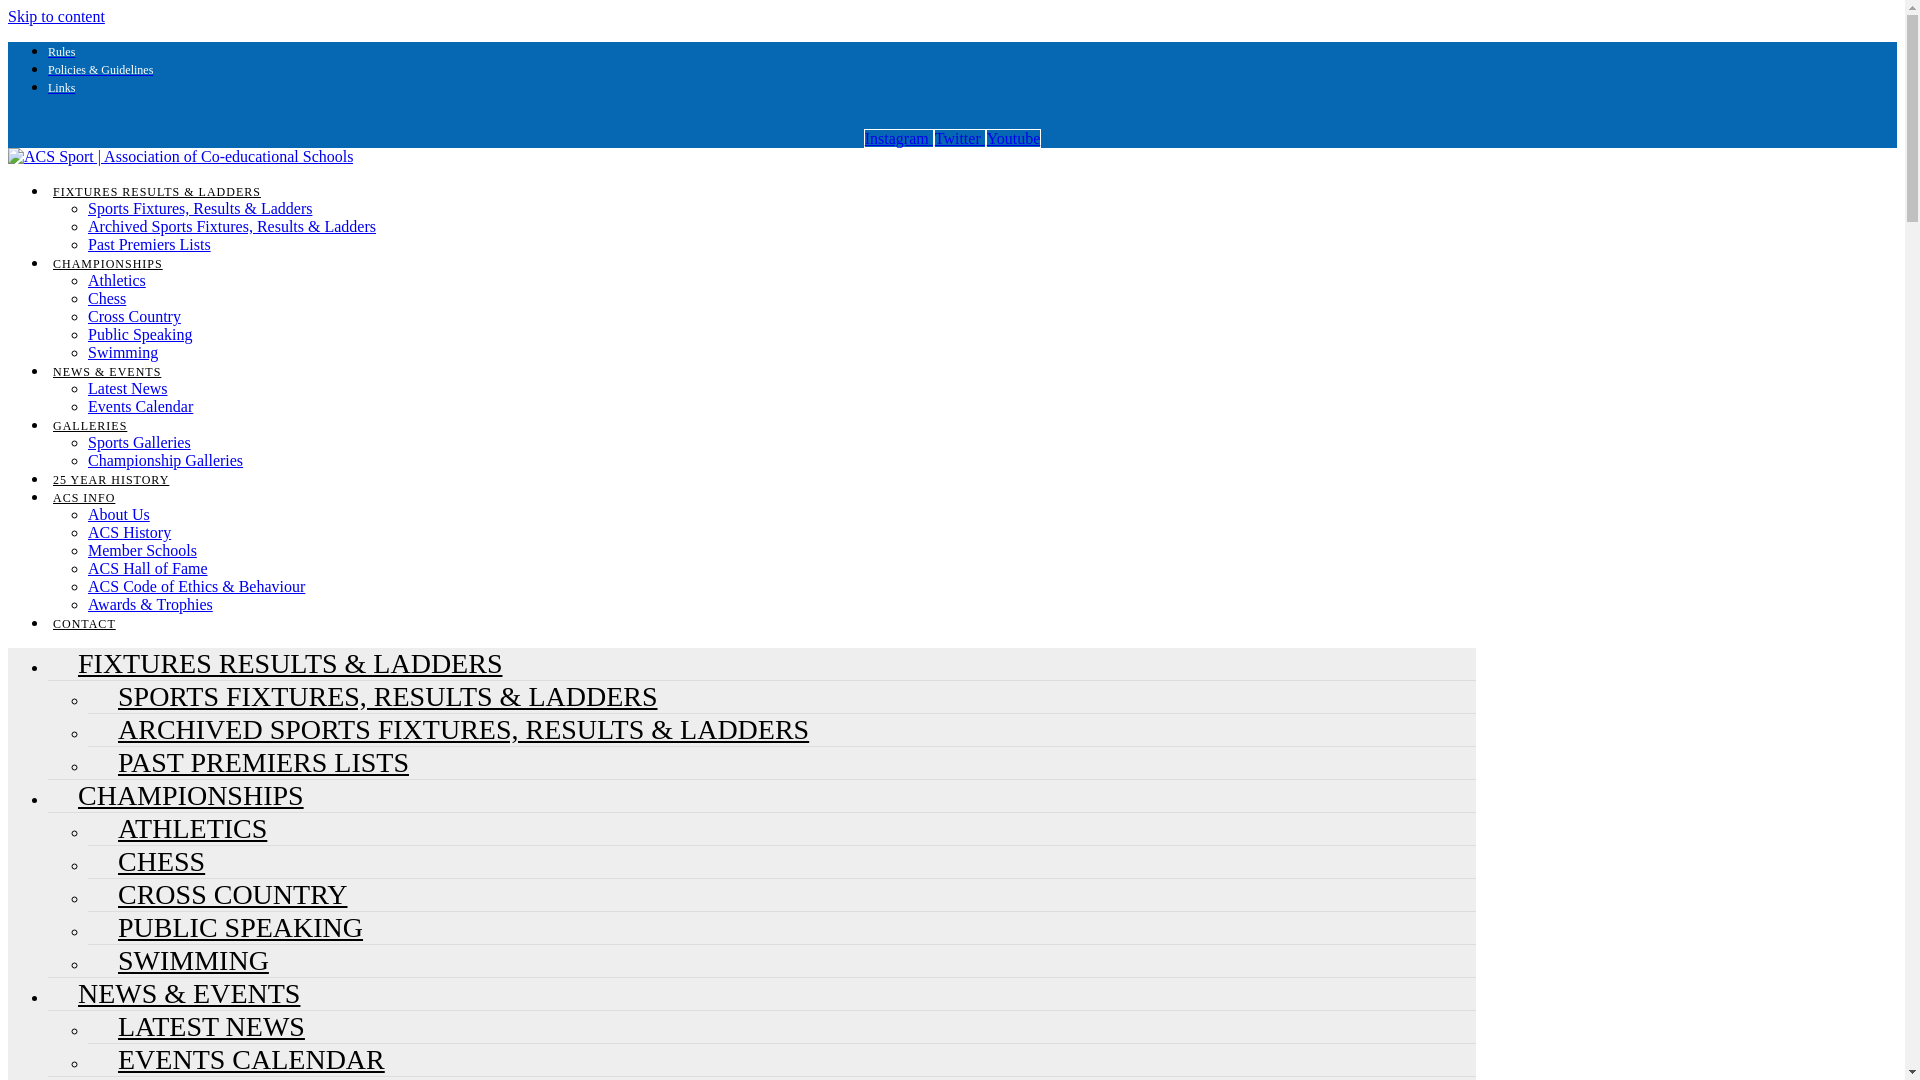 The width and height of the screenshot is (1920, 1080). What do you see at coordinates (86, 405) in the screenshot?
I see `'Events Calendar'` at bounding box center [86, 405].